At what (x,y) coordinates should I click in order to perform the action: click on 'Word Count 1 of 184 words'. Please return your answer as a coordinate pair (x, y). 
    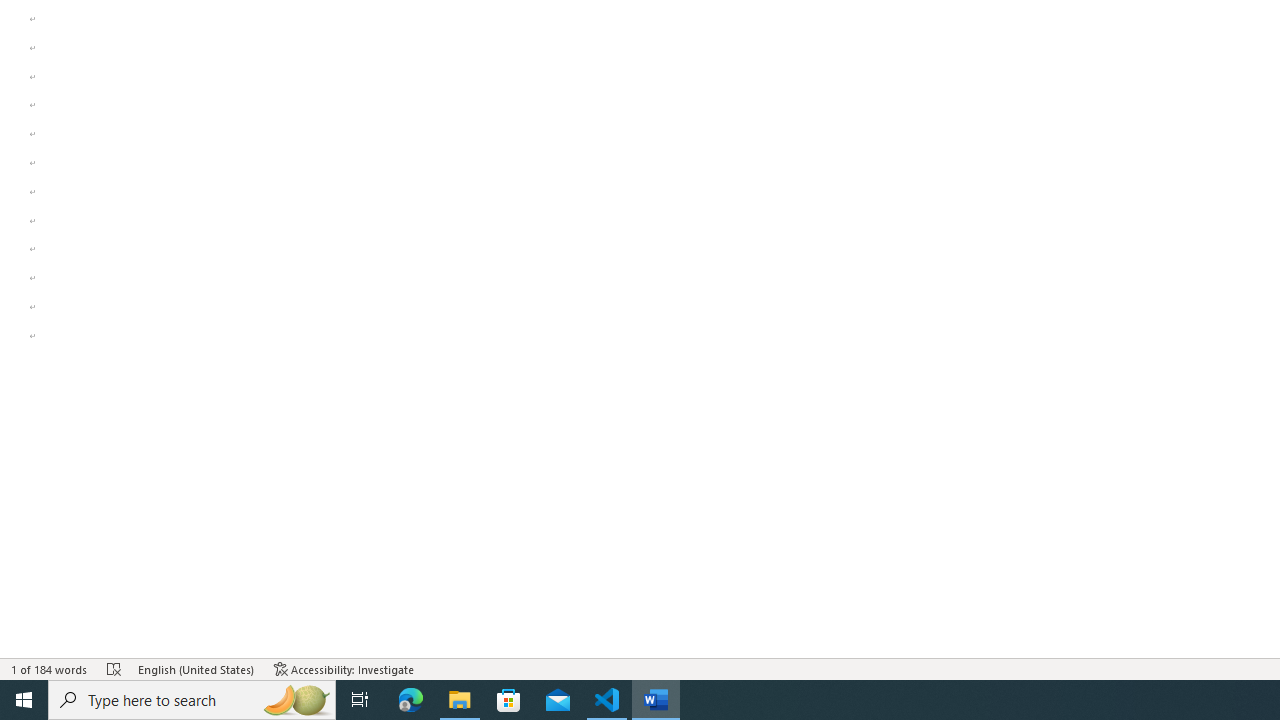
    Looking at the image, I should click on (49, 669).